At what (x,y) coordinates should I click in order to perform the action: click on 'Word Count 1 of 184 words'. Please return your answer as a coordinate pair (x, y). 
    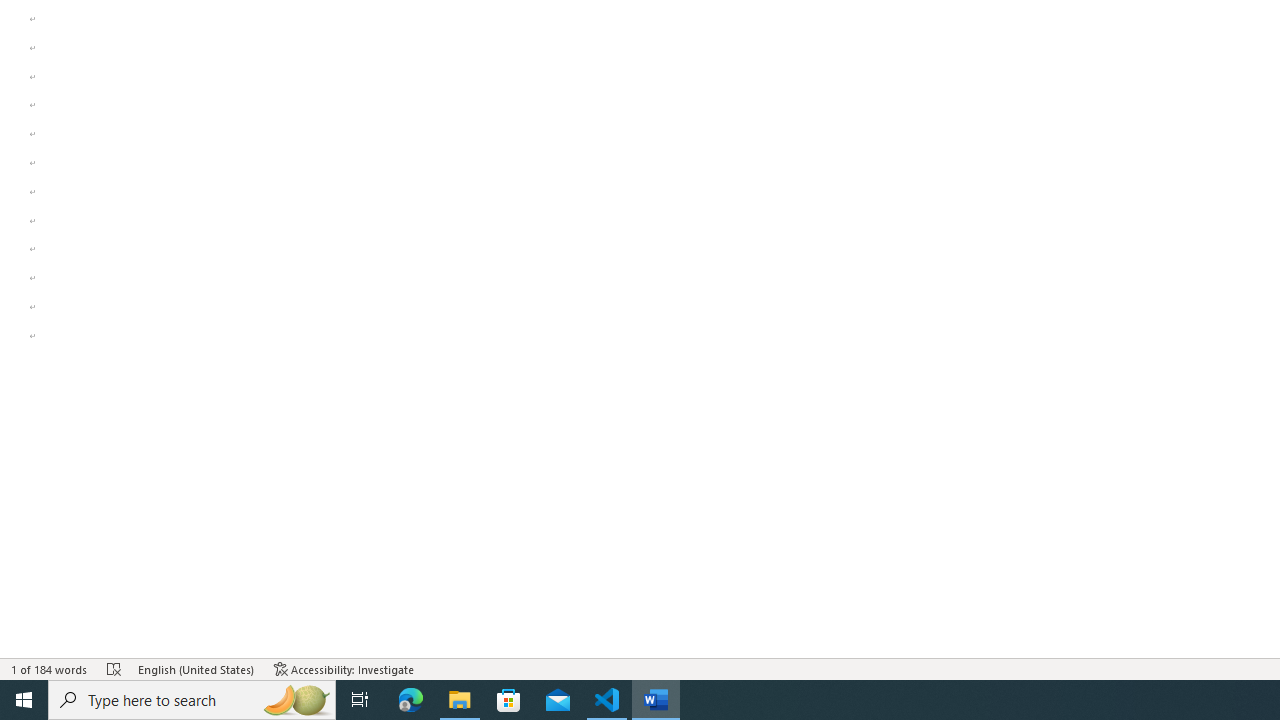
    Looking at the image, I should click on (49, 669).